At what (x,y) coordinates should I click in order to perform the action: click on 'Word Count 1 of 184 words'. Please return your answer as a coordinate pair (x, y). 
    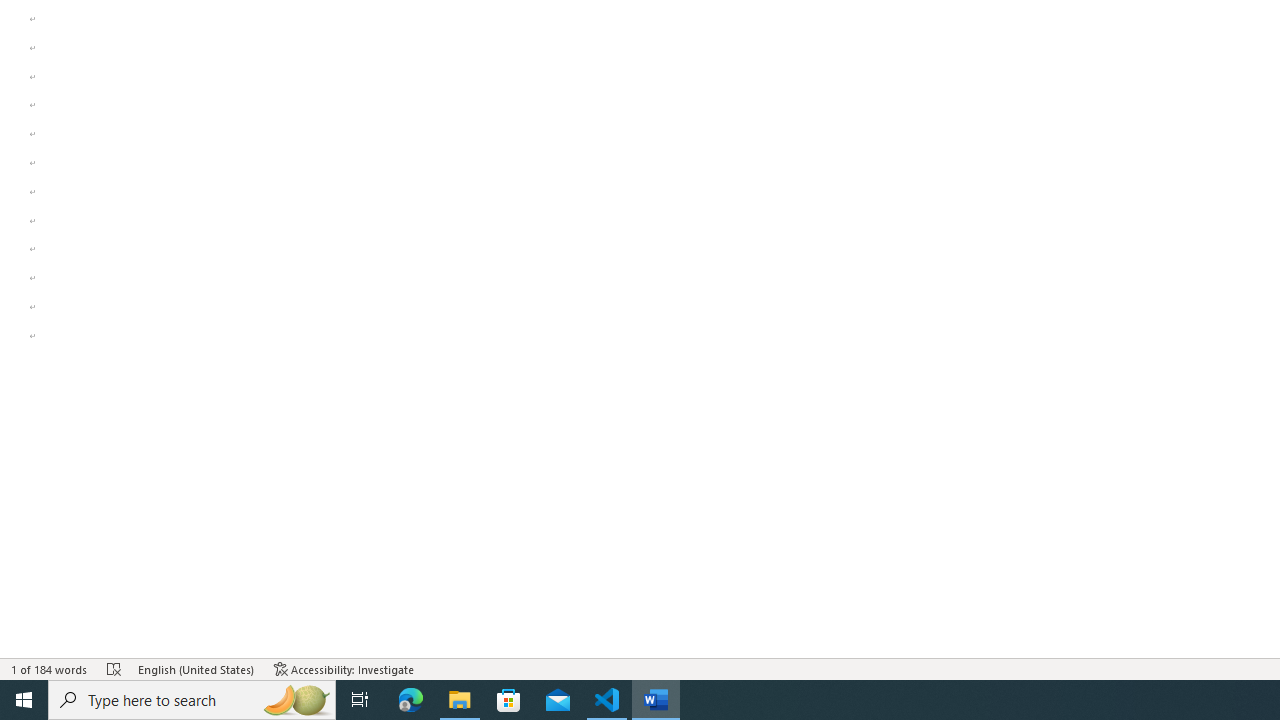
    Looking at the image, I should click on (49, 669).